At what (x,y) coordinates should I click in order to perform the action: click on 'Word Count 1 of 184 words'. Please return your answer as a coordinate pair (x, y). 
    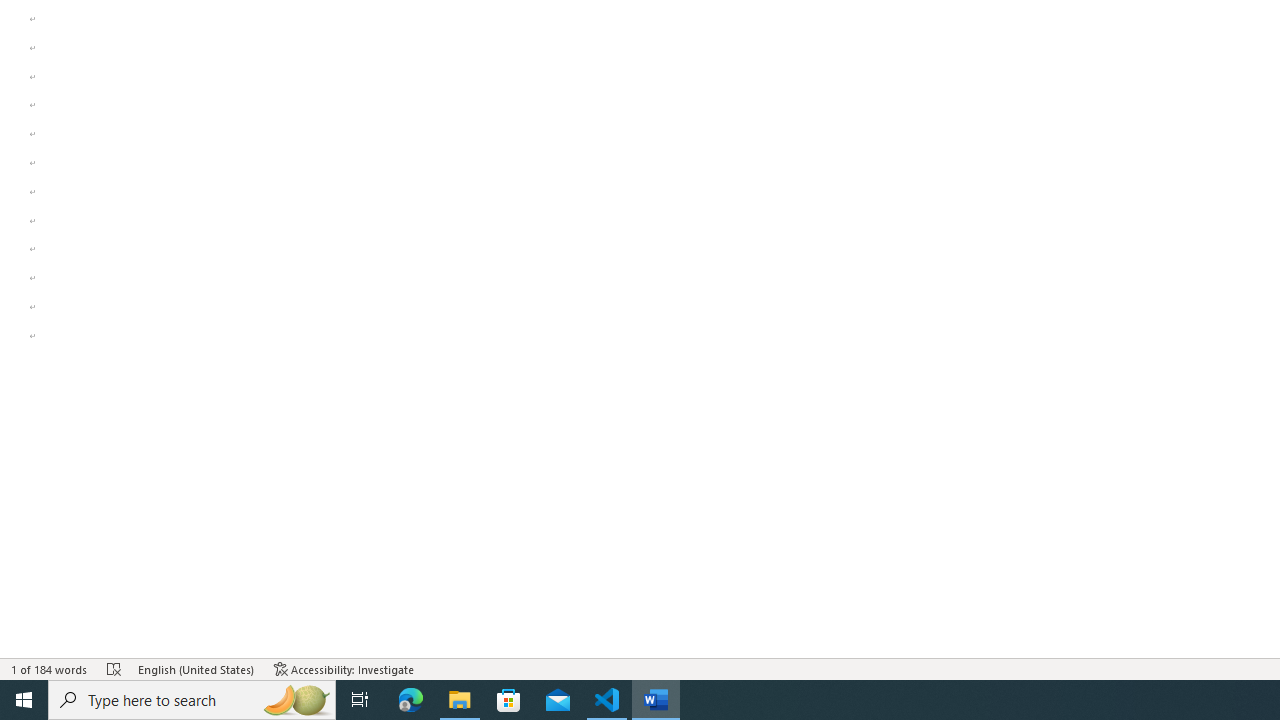
    Looking at the image, I should click on (49, 669).